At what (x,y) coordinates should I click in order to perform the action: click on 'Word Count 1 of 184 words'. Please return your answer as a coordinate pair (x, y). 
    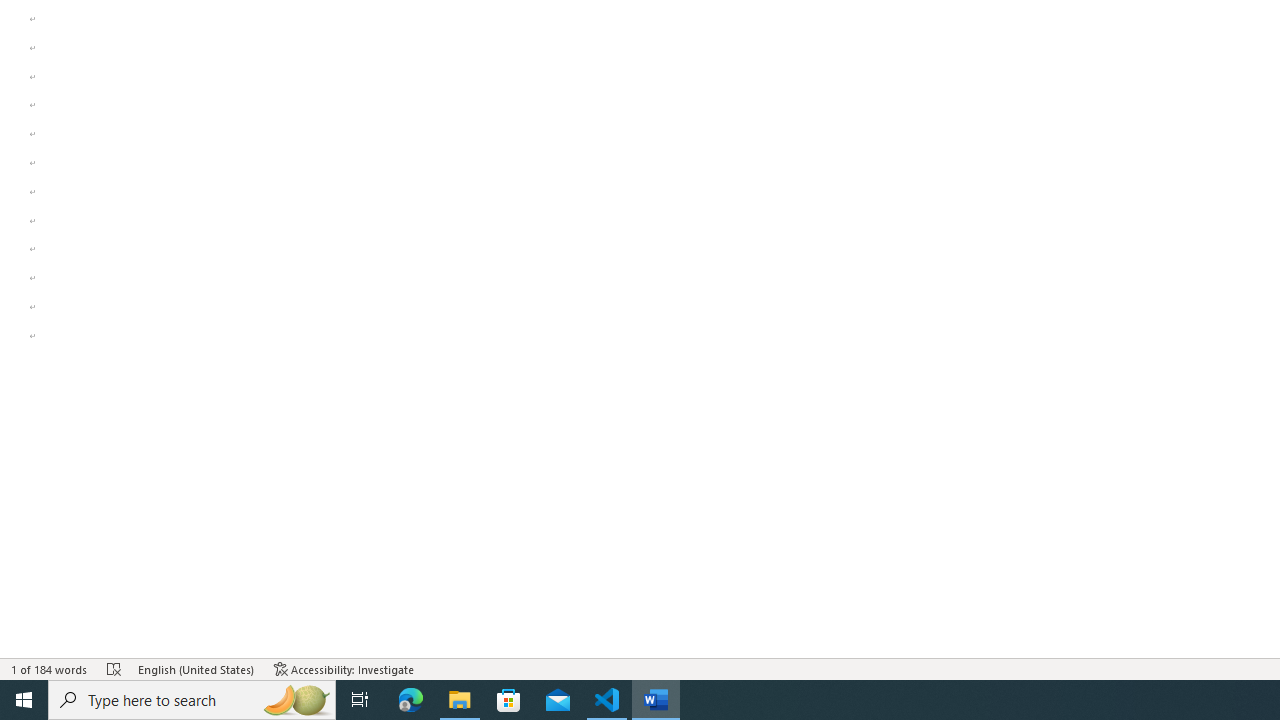
    Looking at the image, I should click on (49, 669).